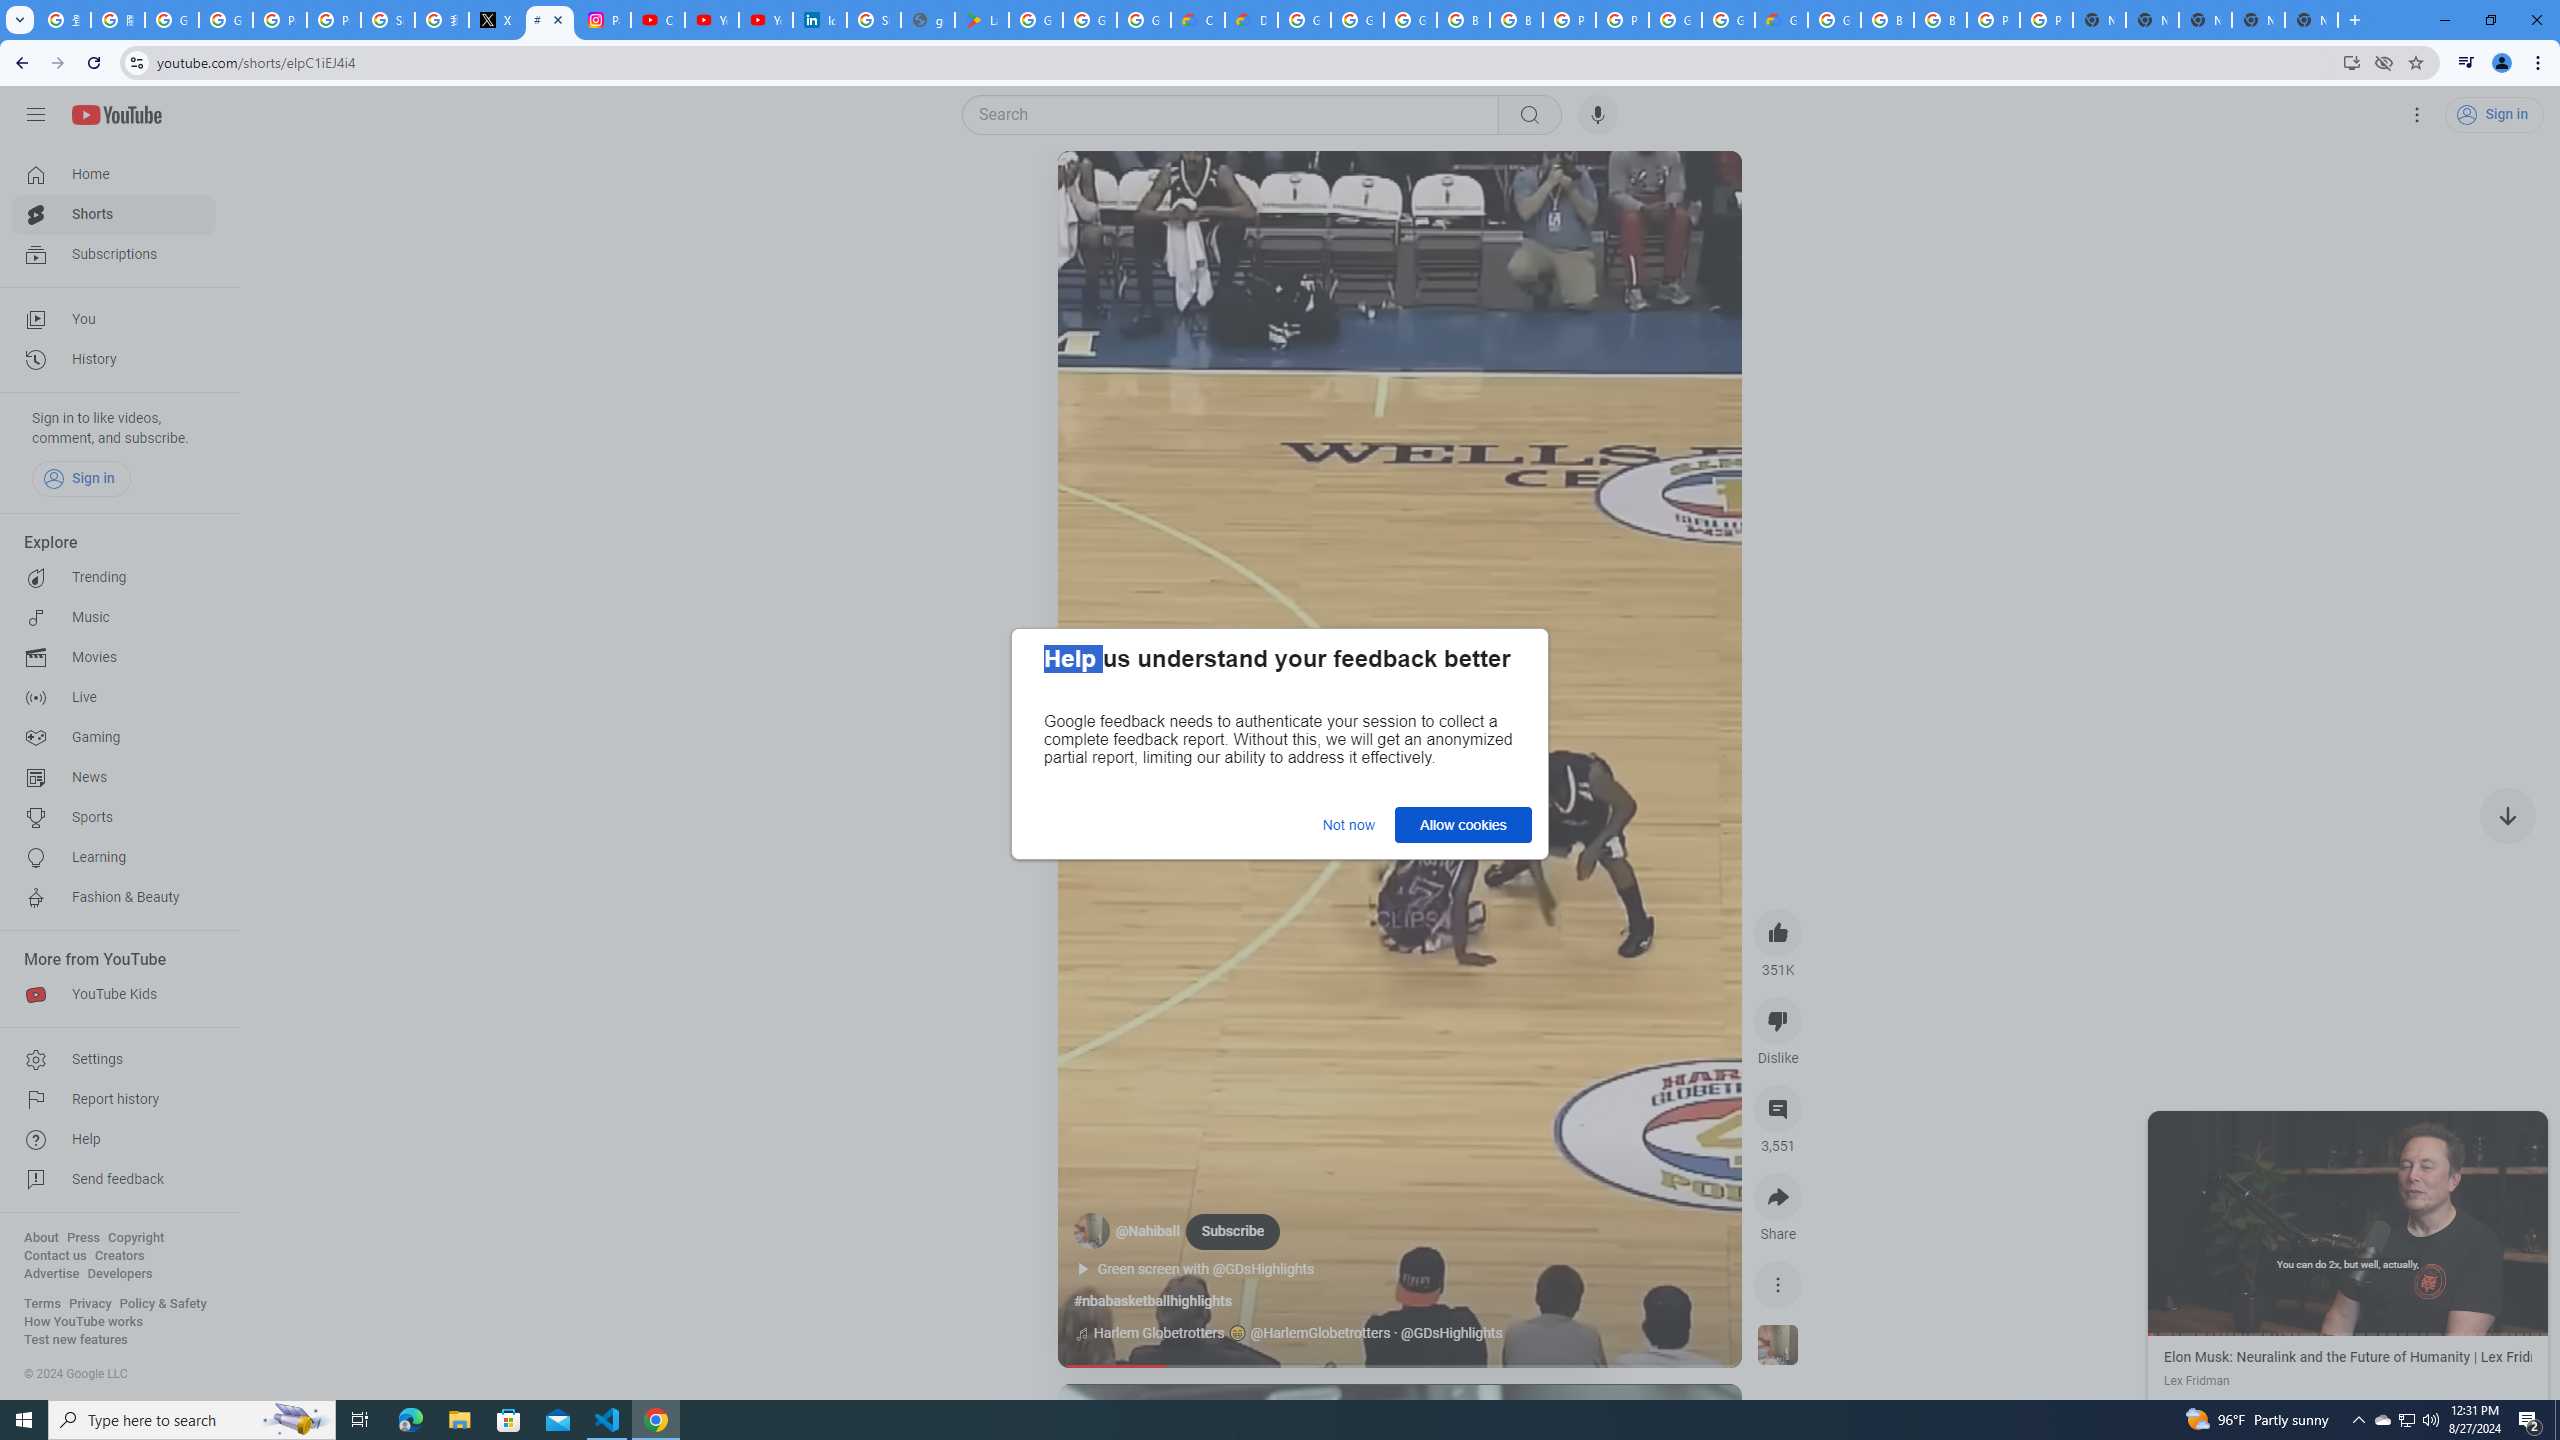  Describe the element at coordinates (1597, 114) in the screenshot. I see `'Search with your voice'` at that location.